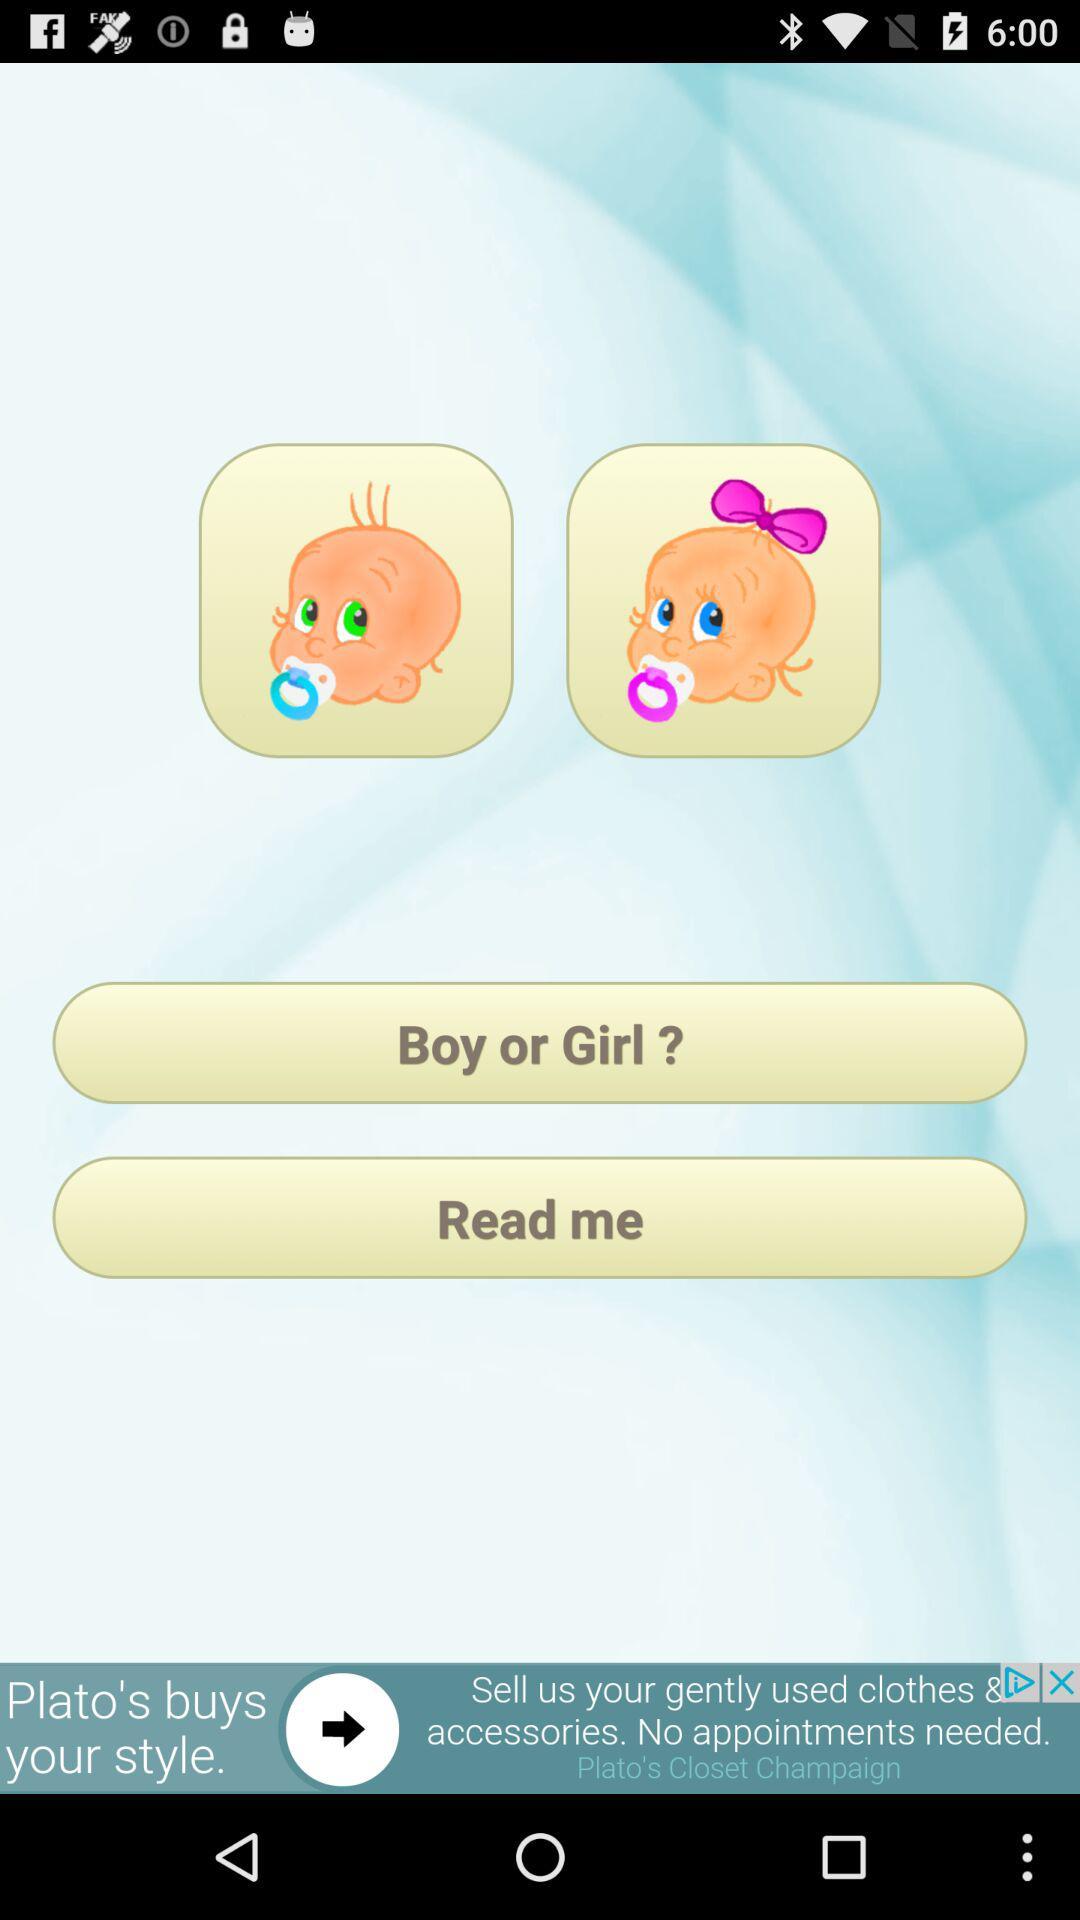 The width and height of the screenshot is (1080, 1920). What do you see at coordinates (723, 599) in the screenshot?
I see `game page` at bounding box center [723, 599].